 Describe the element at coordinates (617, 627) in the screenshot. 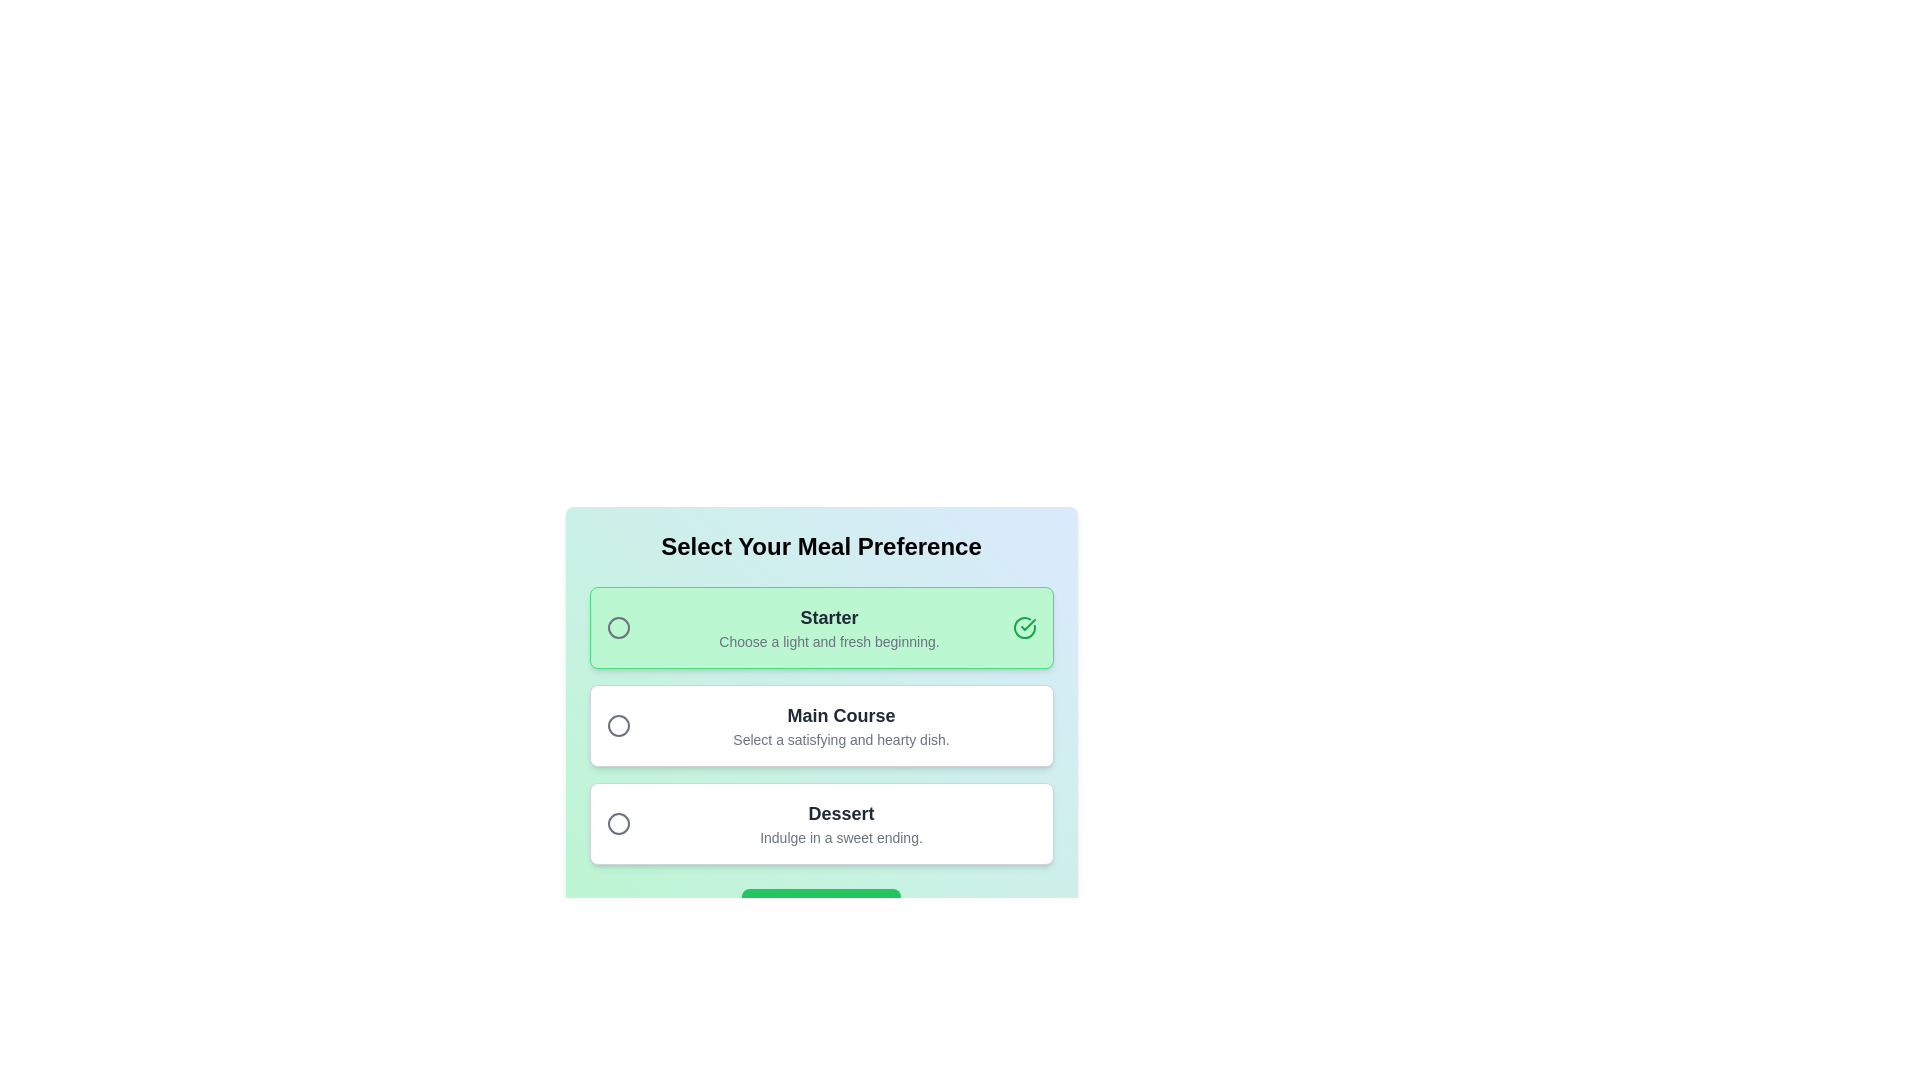

I see `the visual indicator icon located at the top-left corner within the green box labeled 'Starter', which serves as a placeholder or unselected state marker` at that location.